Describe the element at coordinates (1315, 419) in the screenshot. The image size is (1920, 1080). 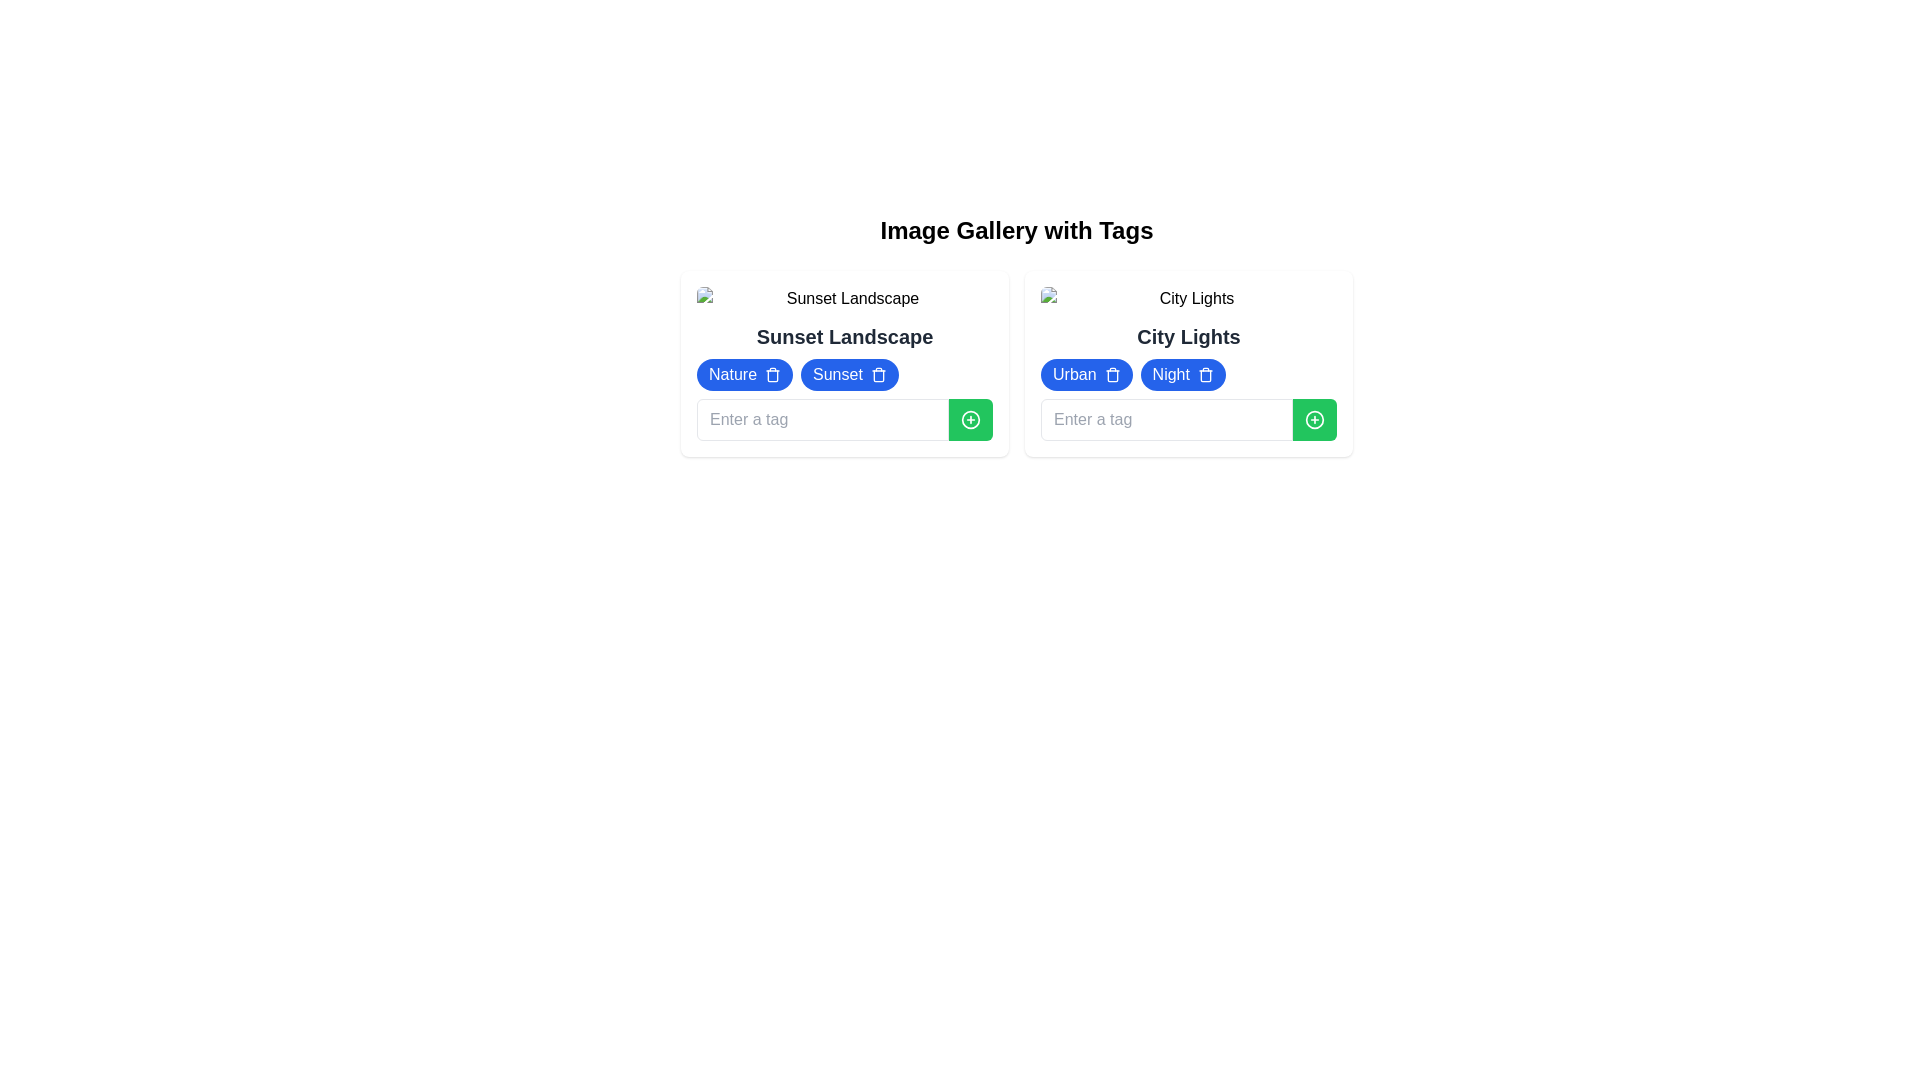
I see `the circular icon element located on the right side of the 'City Lights' section, which is part of a button with a green background` at that location.